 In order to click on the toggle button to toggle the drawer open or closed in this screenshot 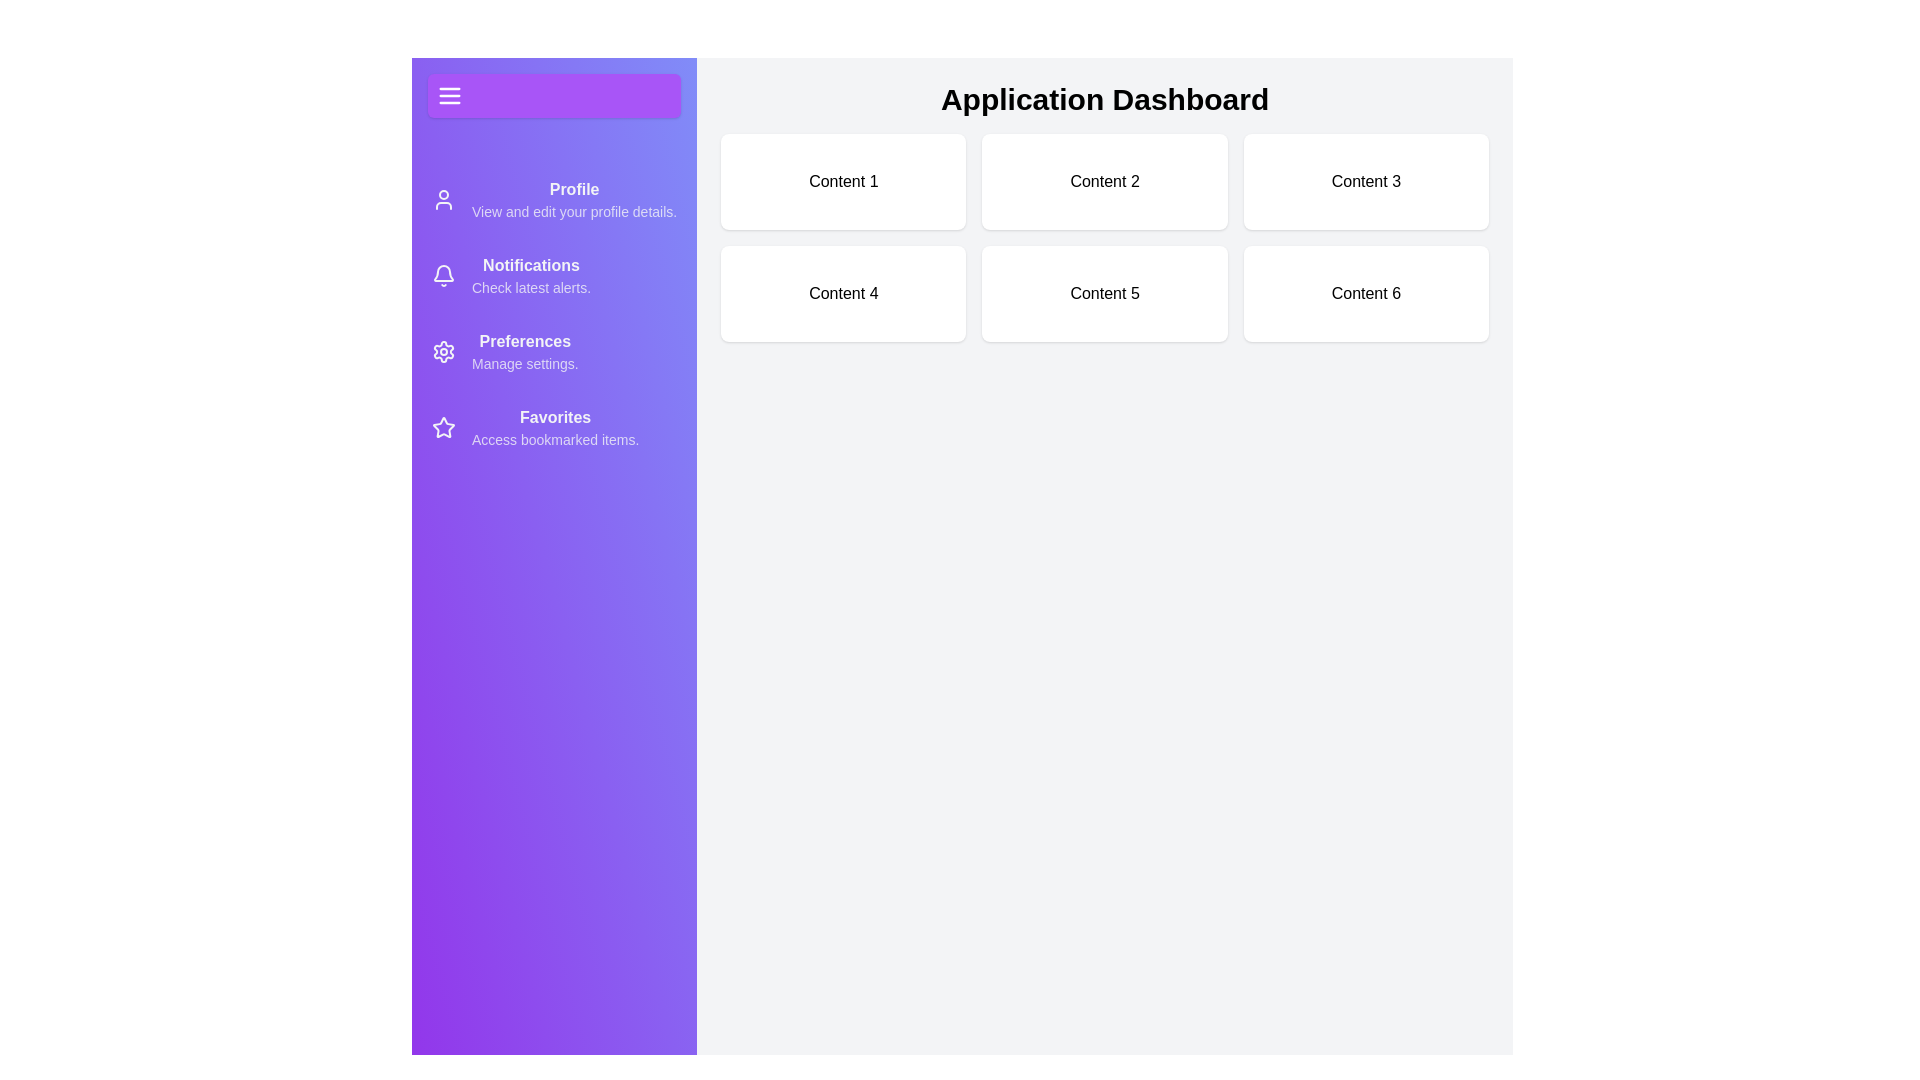, I will do `click(553, 96)`.